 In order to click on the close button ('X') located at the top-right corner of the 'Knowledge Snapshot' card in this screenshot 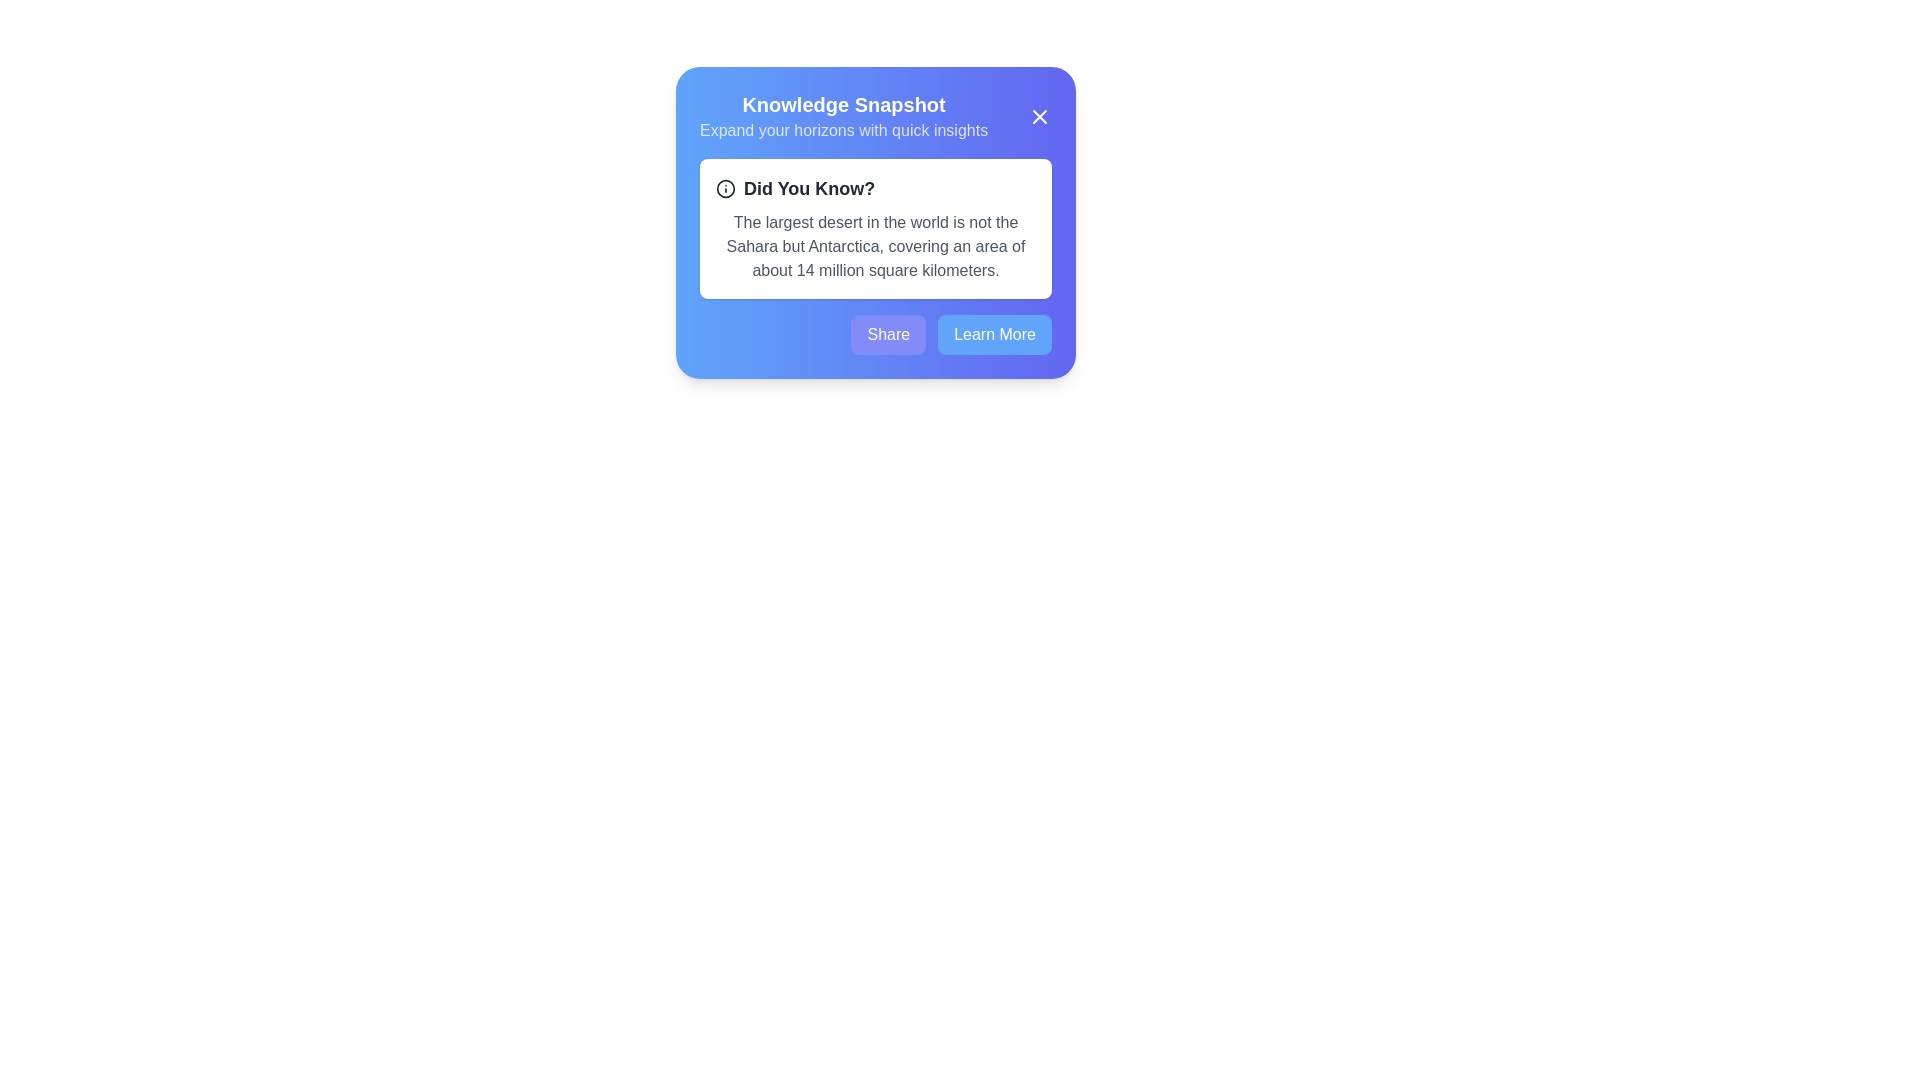, I will do `click(1040, 116)`.